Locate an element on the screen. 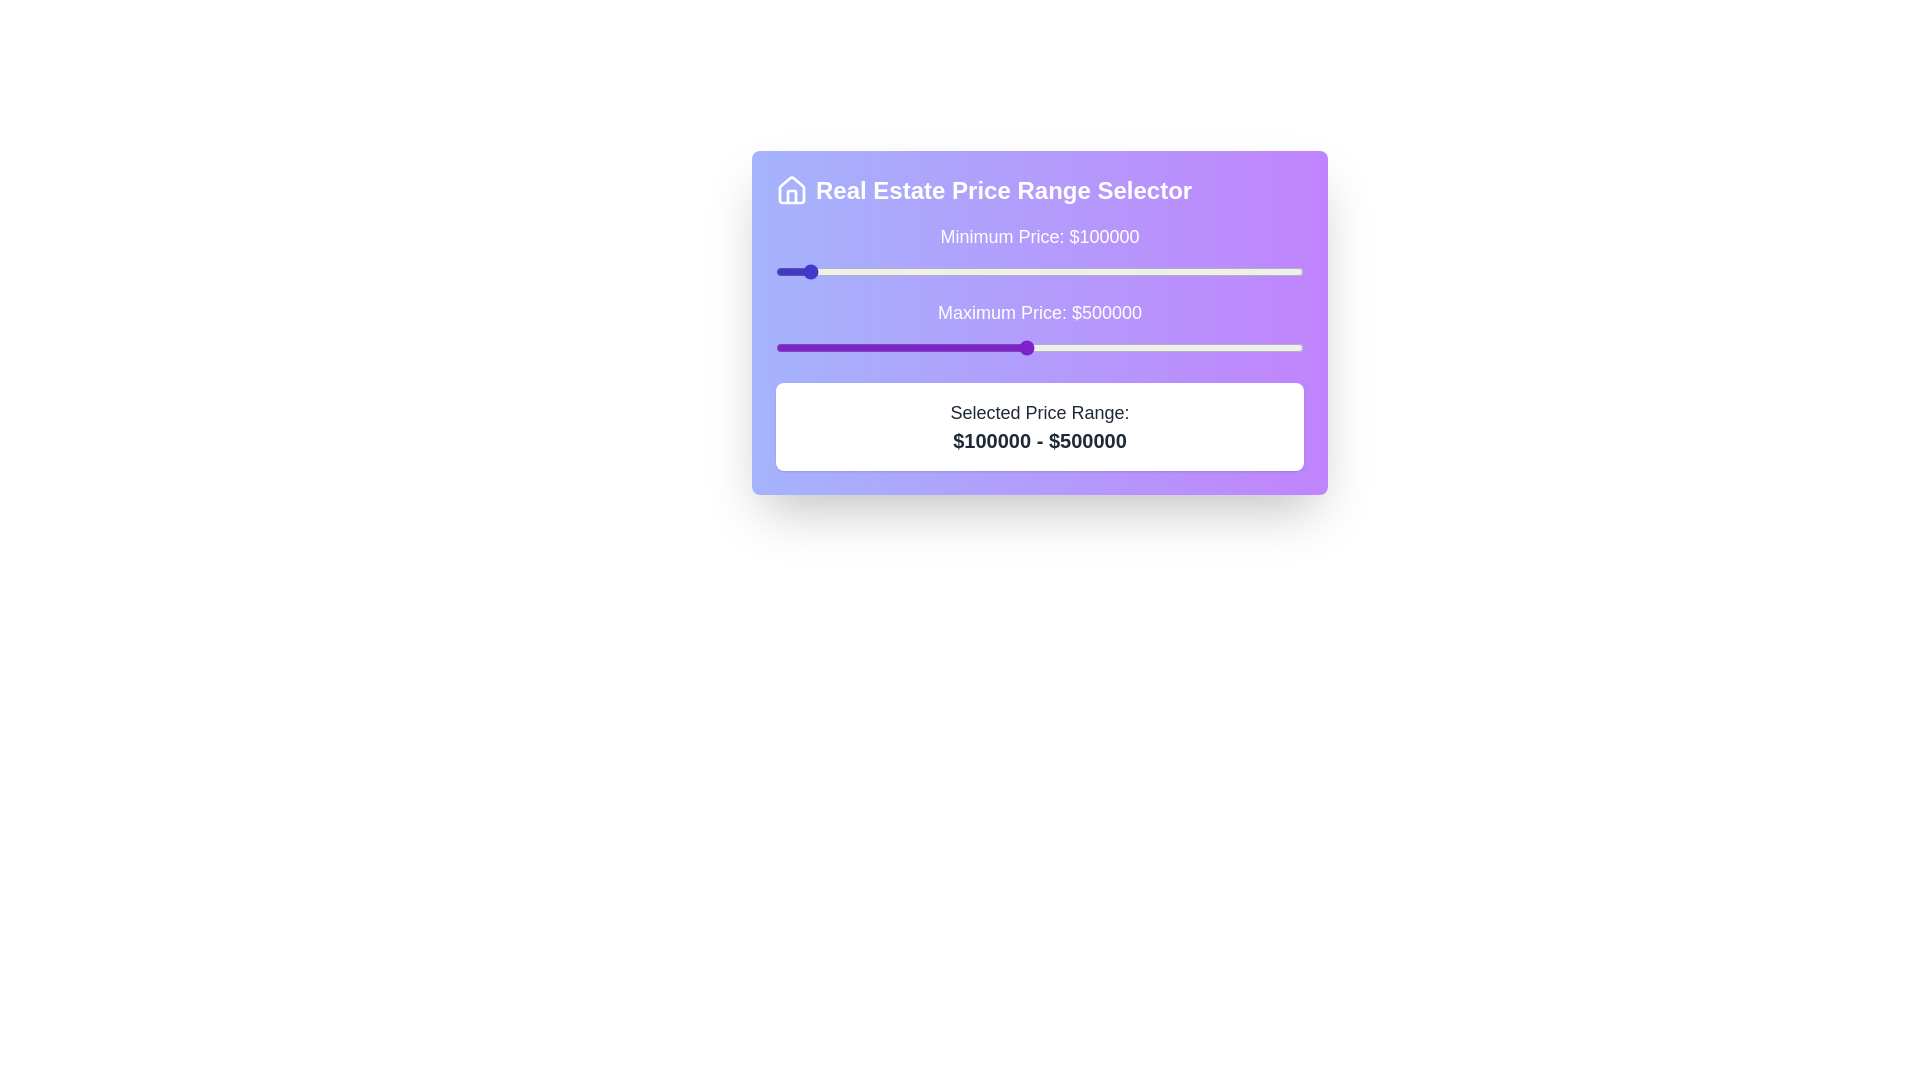 The height and width of the screenshot is (1080, 1920). the minimum price slider to 292212 dollars is located at coordinates (909, 272).